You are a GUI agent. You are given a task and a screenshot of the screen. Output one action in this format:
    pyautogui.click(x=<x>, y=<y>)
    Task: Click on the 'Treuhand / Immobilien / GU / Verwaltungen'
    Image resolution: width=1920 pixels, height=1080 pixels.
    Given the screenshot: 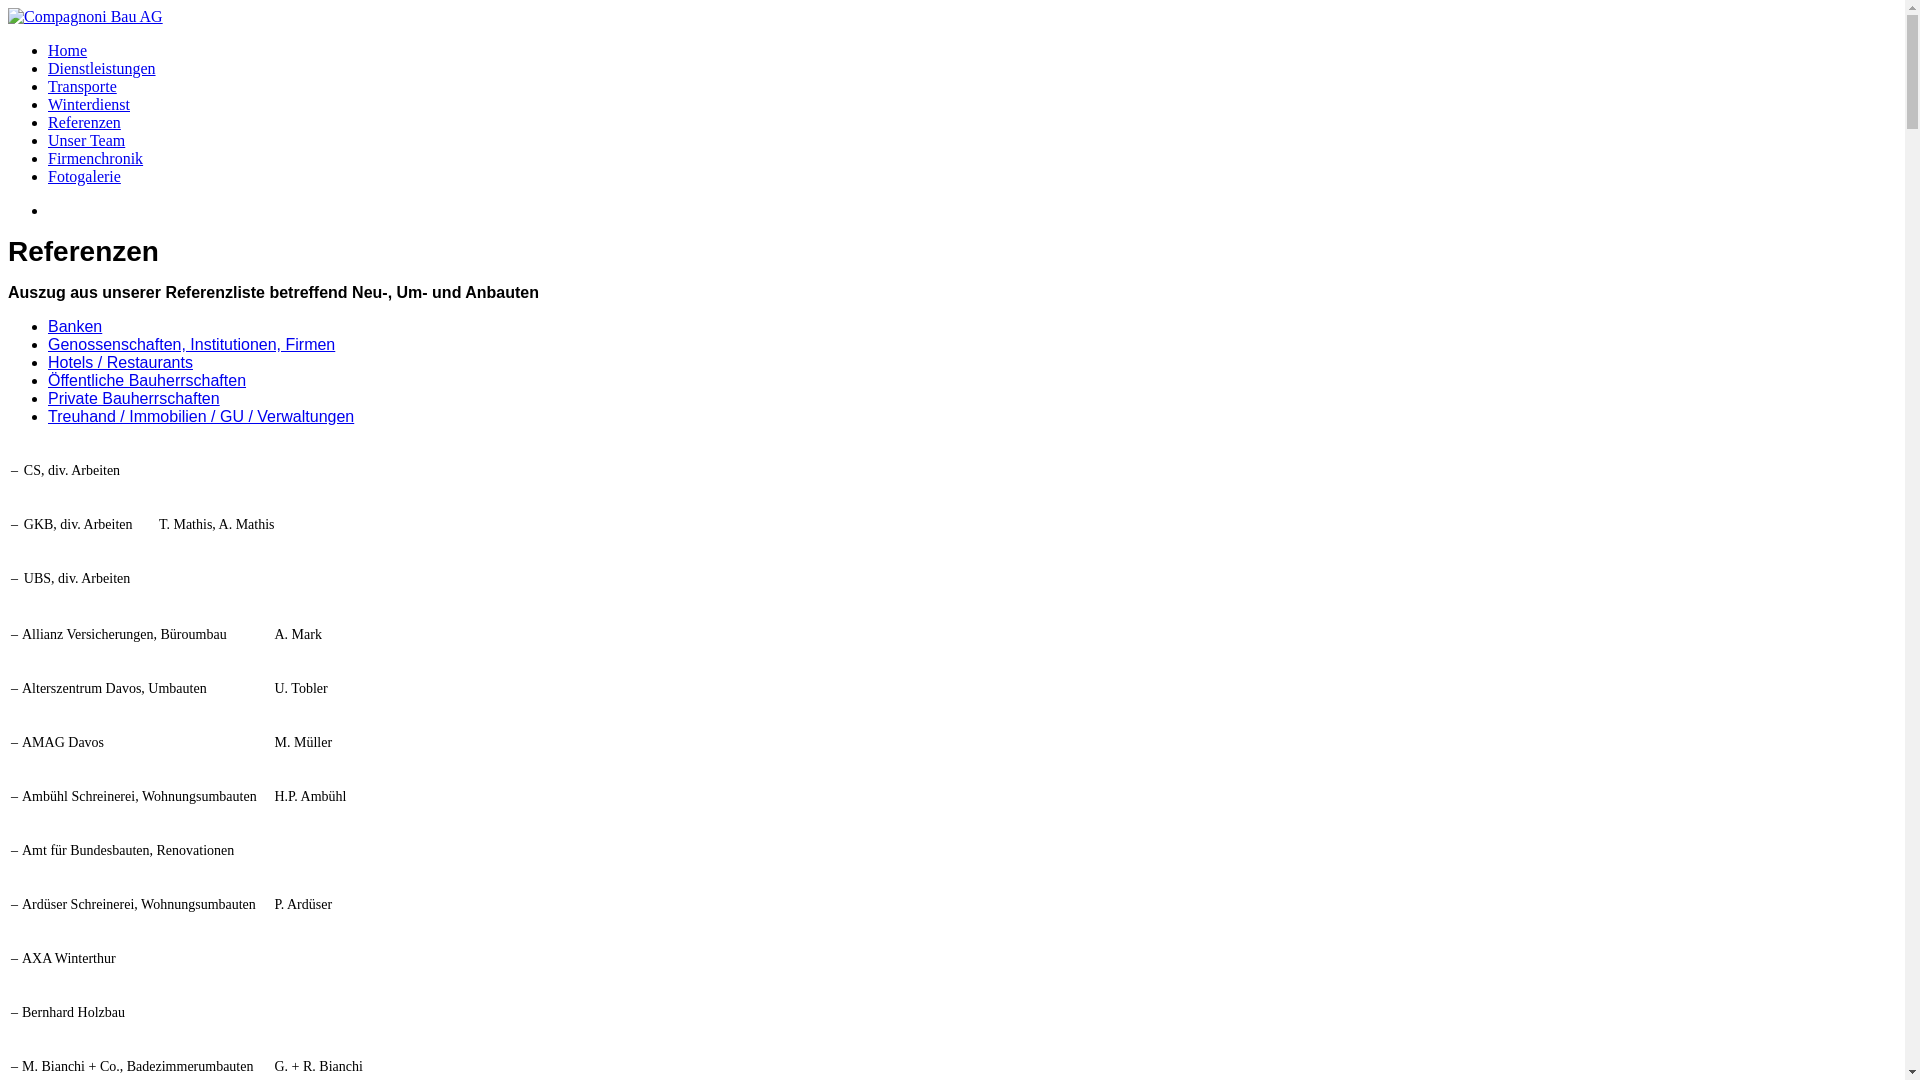 What is the action you would take?
    pyautogui.click(x=201, y=415)
    